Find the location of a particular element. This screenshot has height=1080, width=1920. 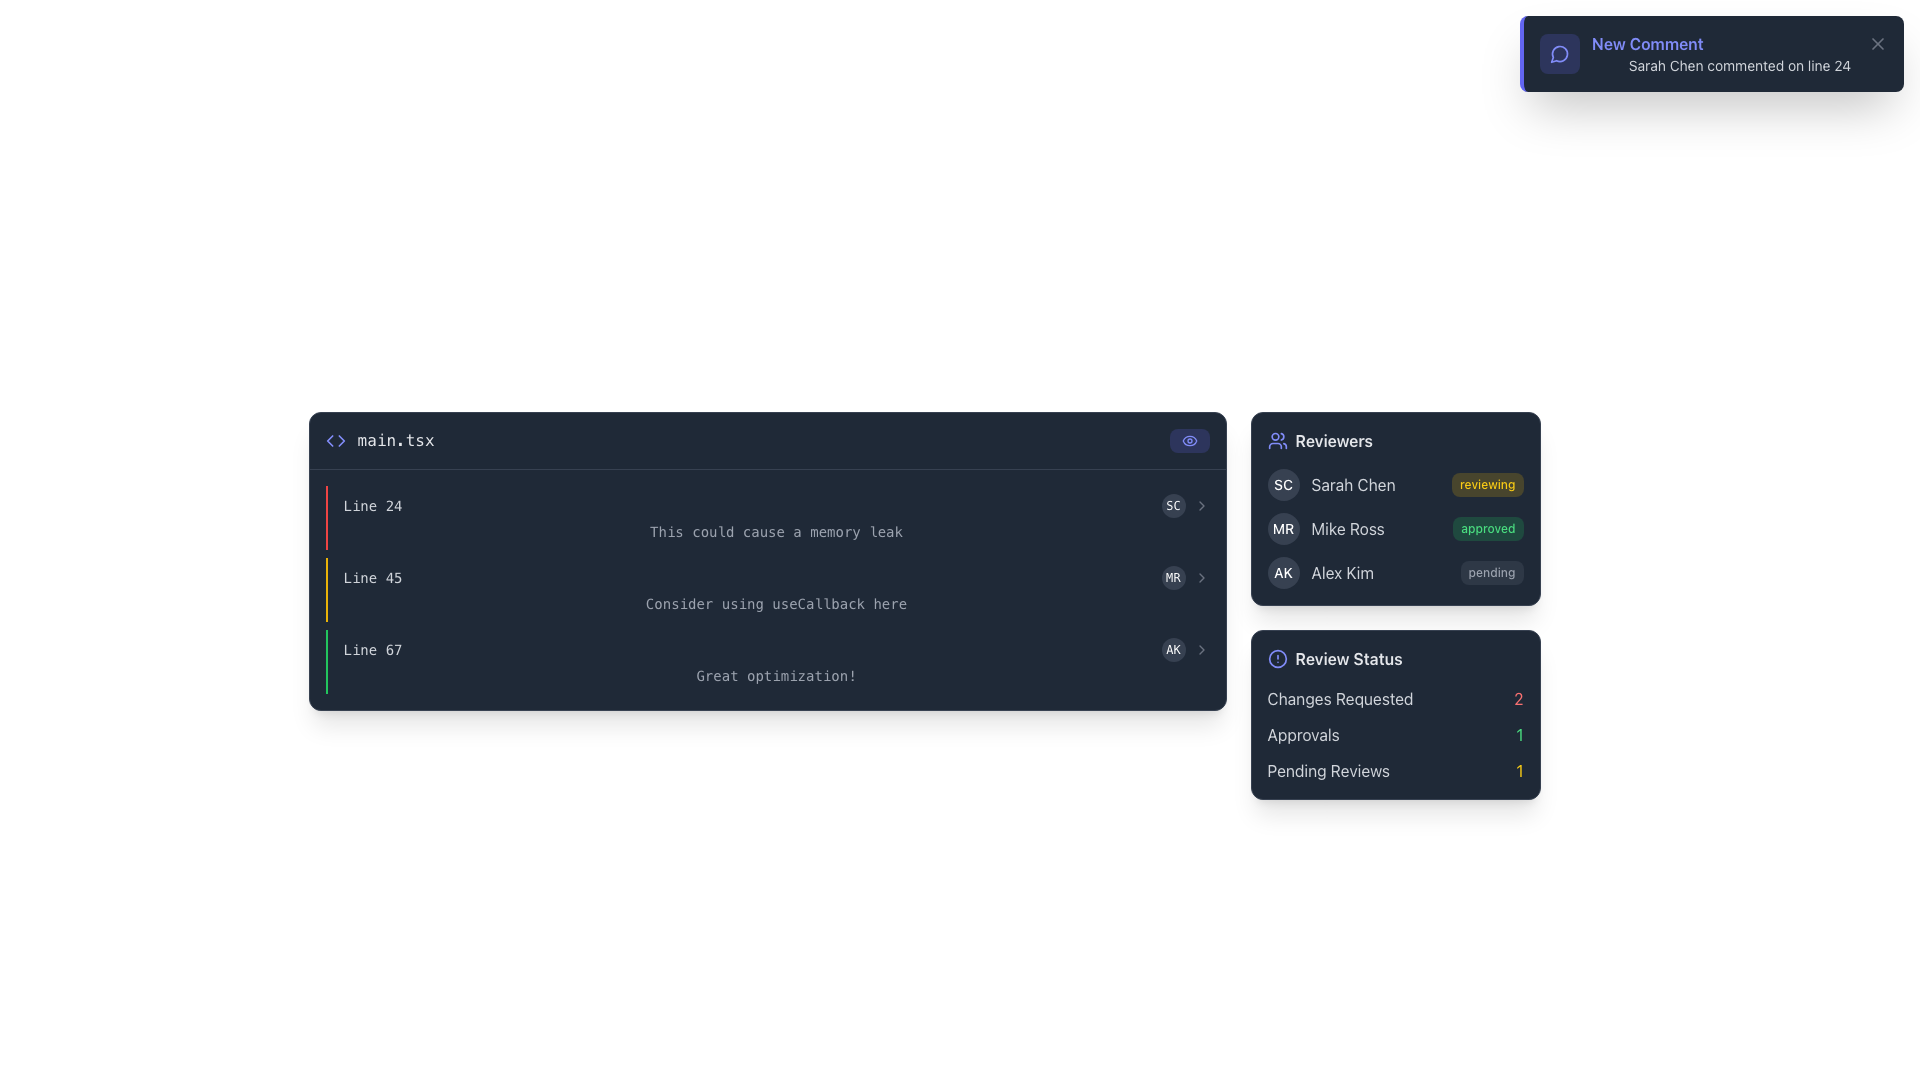

the close icon on the notification card located at the top-right corner of the interface is located at coordinates (1712, 53).